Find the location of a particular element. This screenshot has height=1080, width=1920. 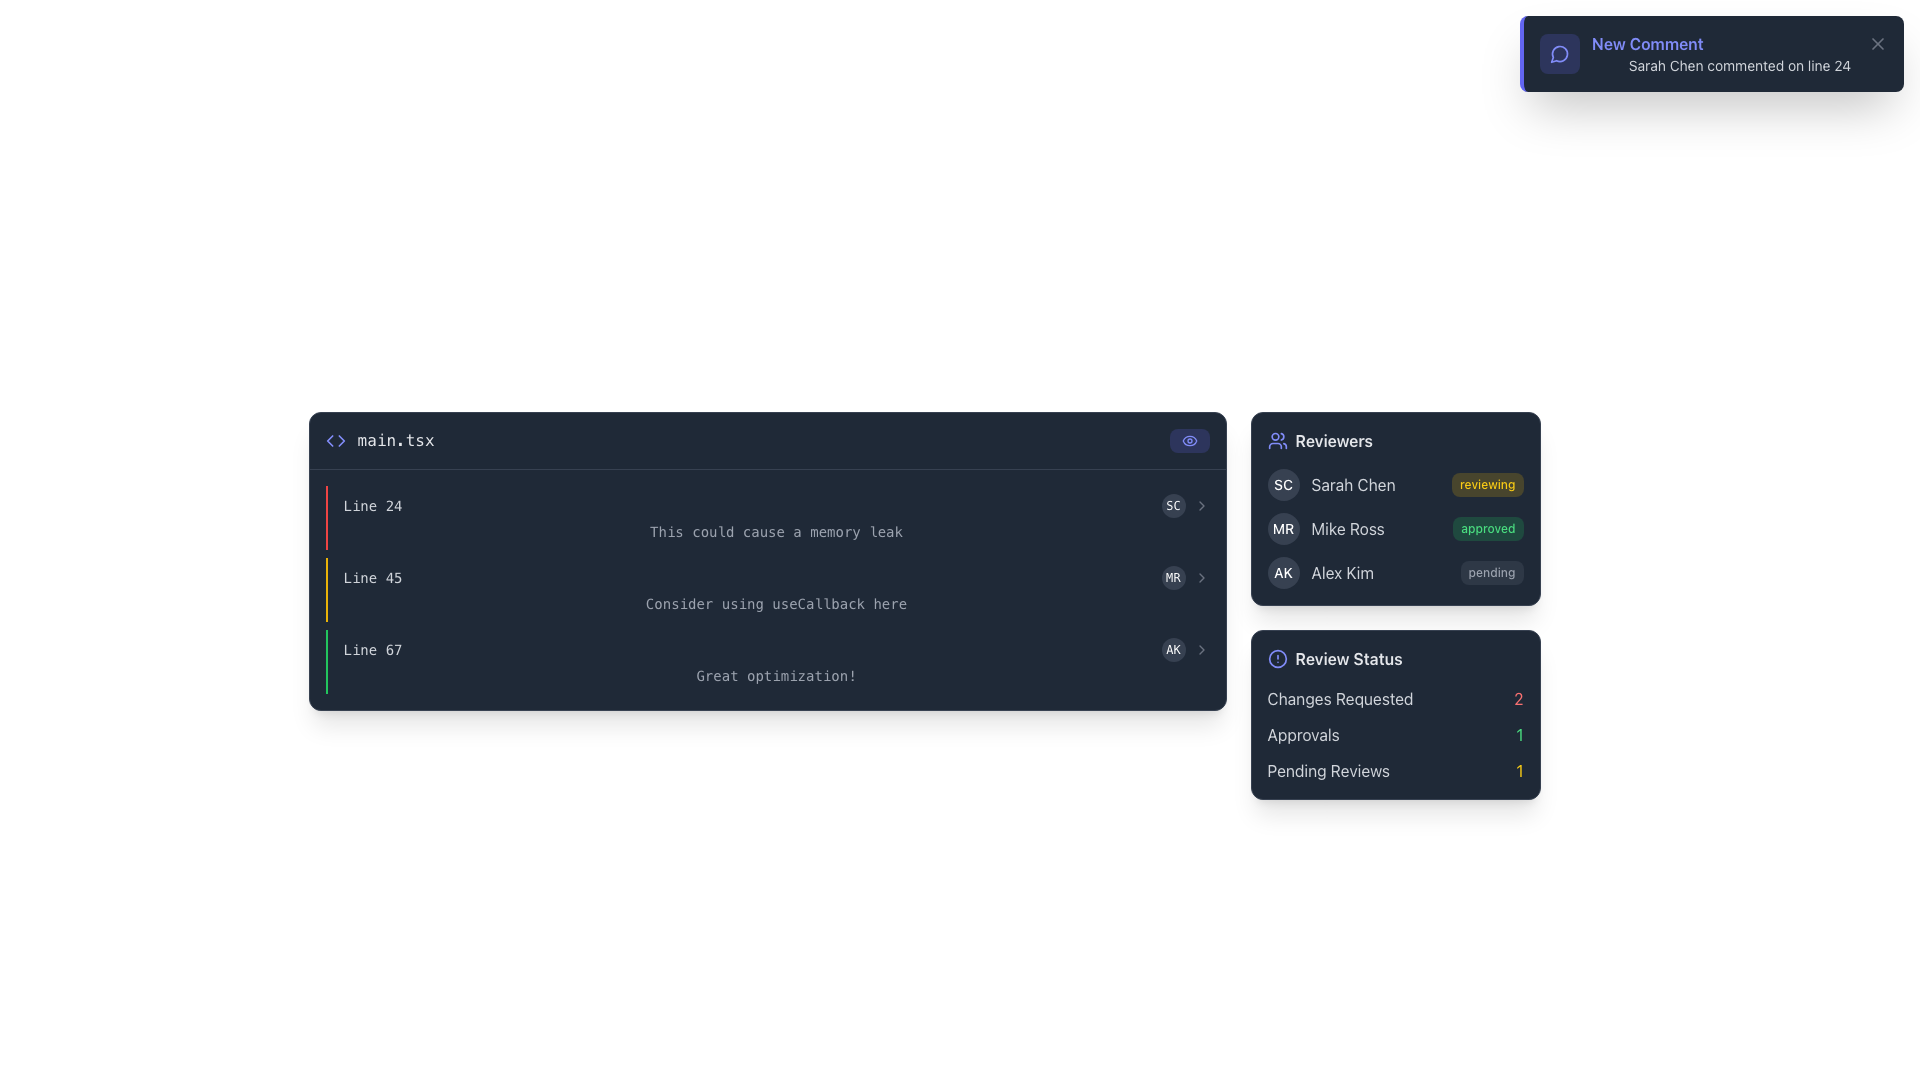

the close icon on the notification card located at the top-right corner of the interface is located at coordinates (1712, 53).